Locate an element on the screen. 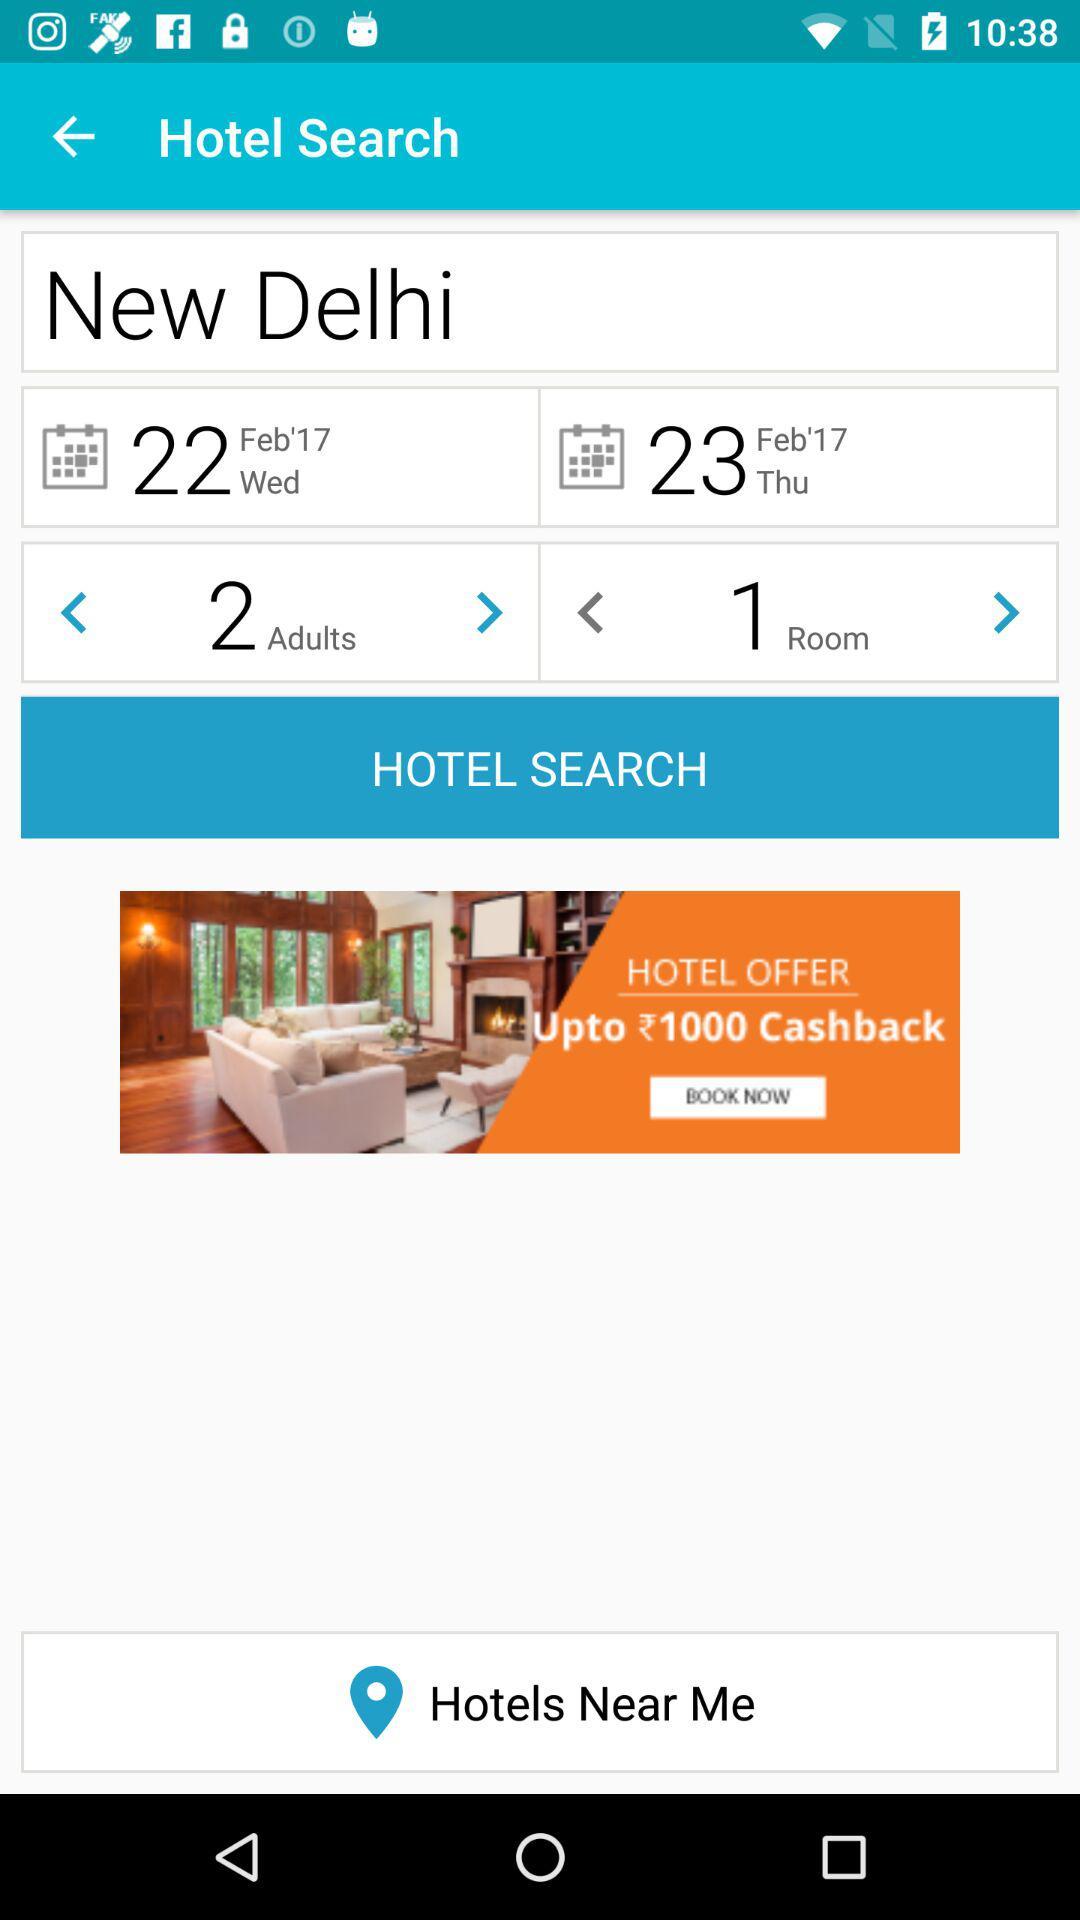  the arrow_forward icon is located at coordinates (1006, 611).